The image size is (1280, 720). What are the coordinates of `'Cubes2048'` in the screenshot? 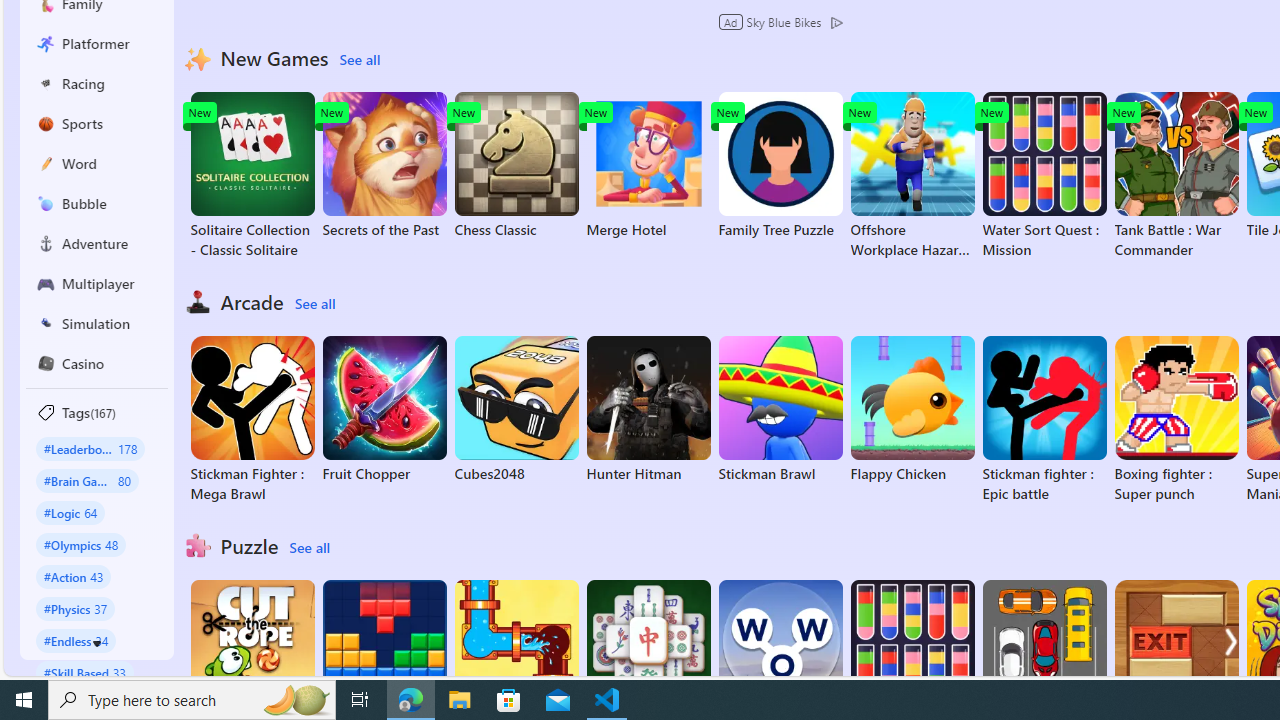 It's located at (516, 409).